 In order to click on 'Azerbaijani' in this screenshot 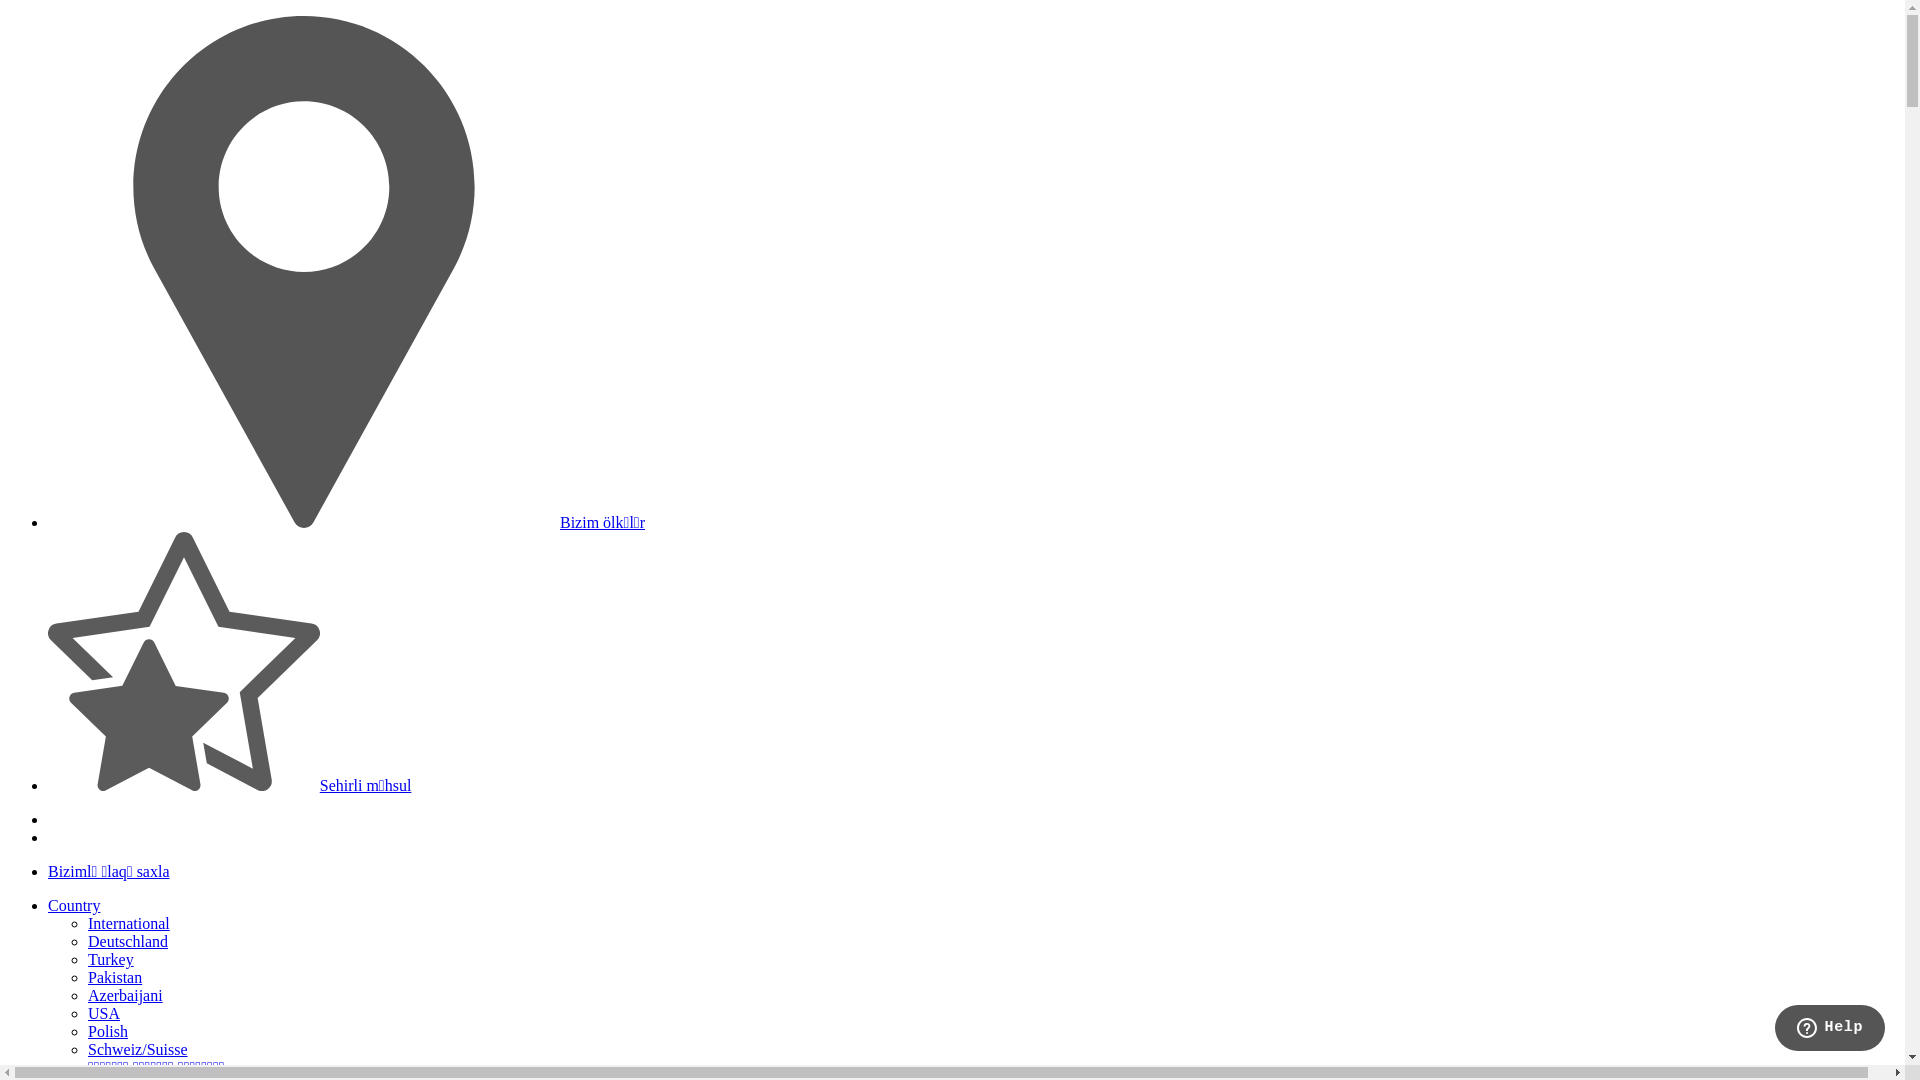, I will do `click(124, 995)`.